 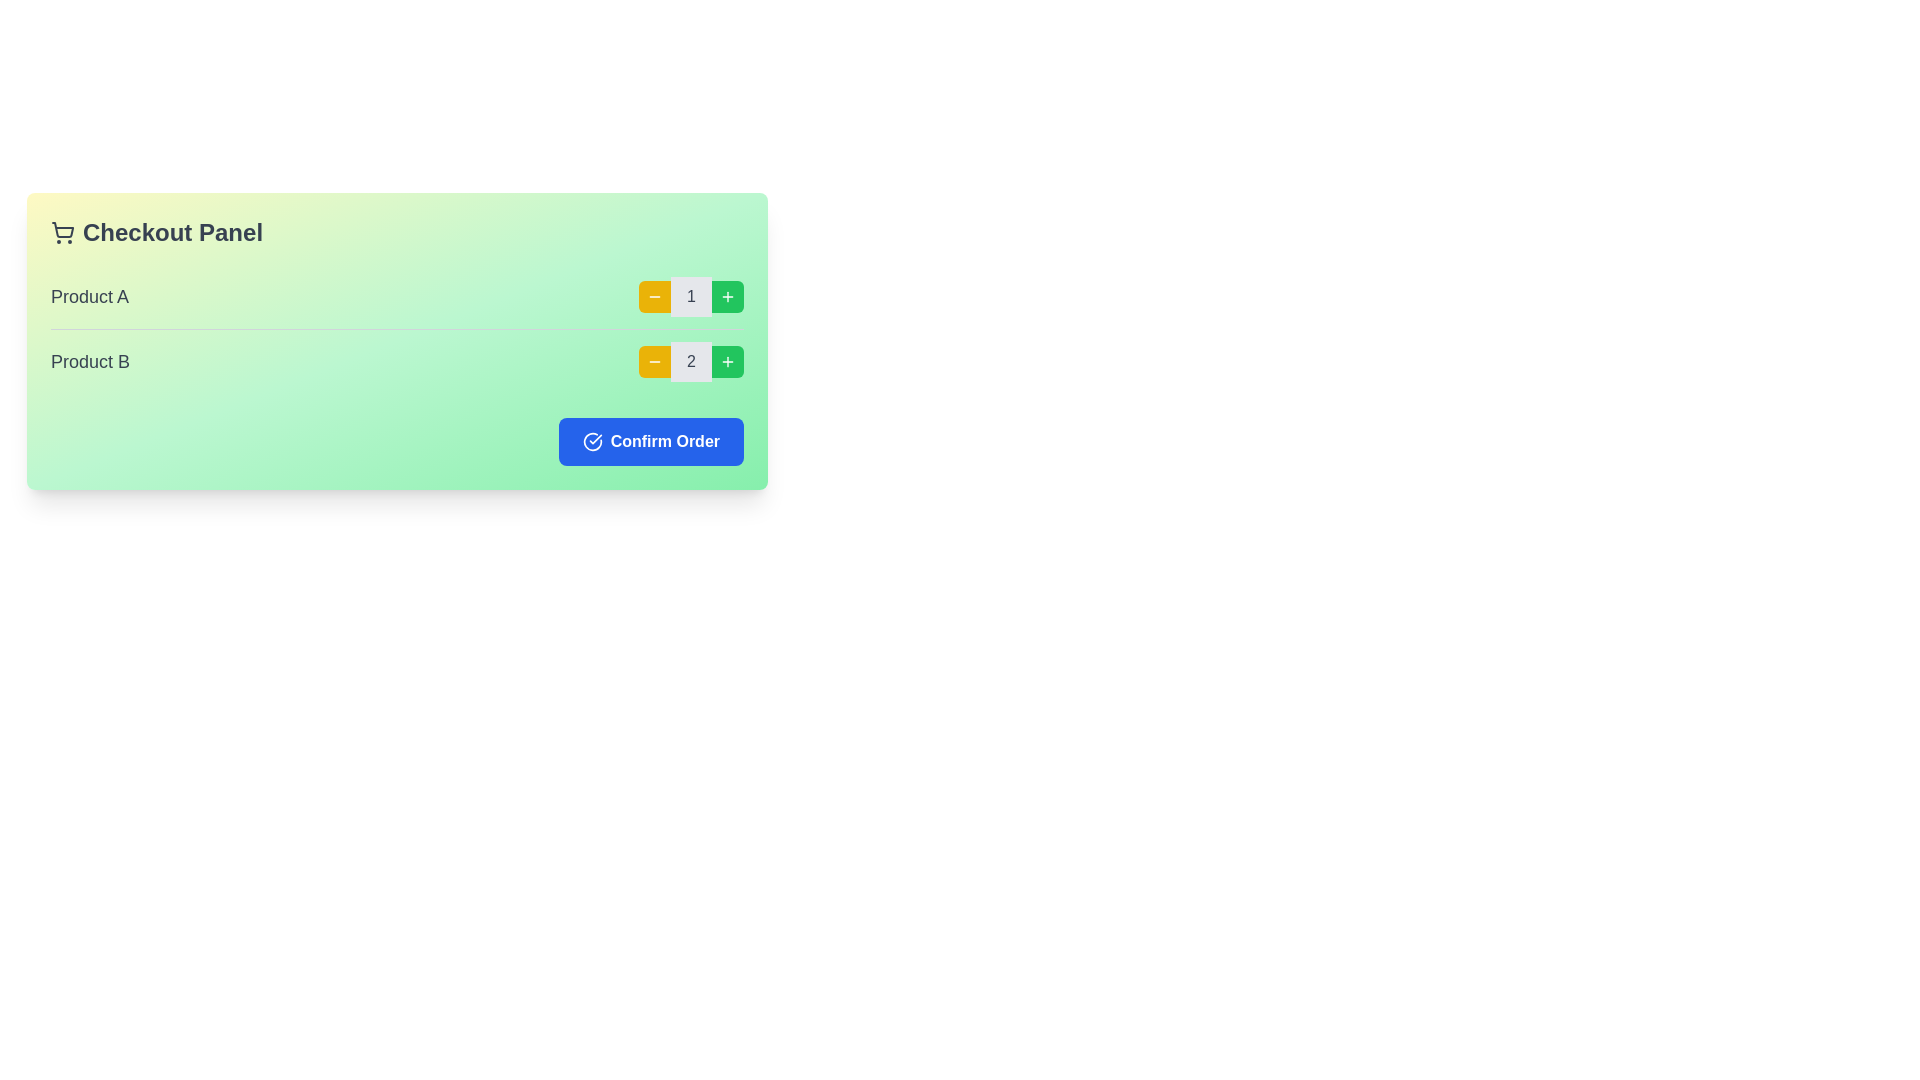 What do you see at coordinates (691, 362) in the screenshot?
I see `the Display text or label containing the number '2', which is located in the second row of the numeric adjustment group, between a '-' yellow button and a '+' green button` at bounding box center [691, 362].